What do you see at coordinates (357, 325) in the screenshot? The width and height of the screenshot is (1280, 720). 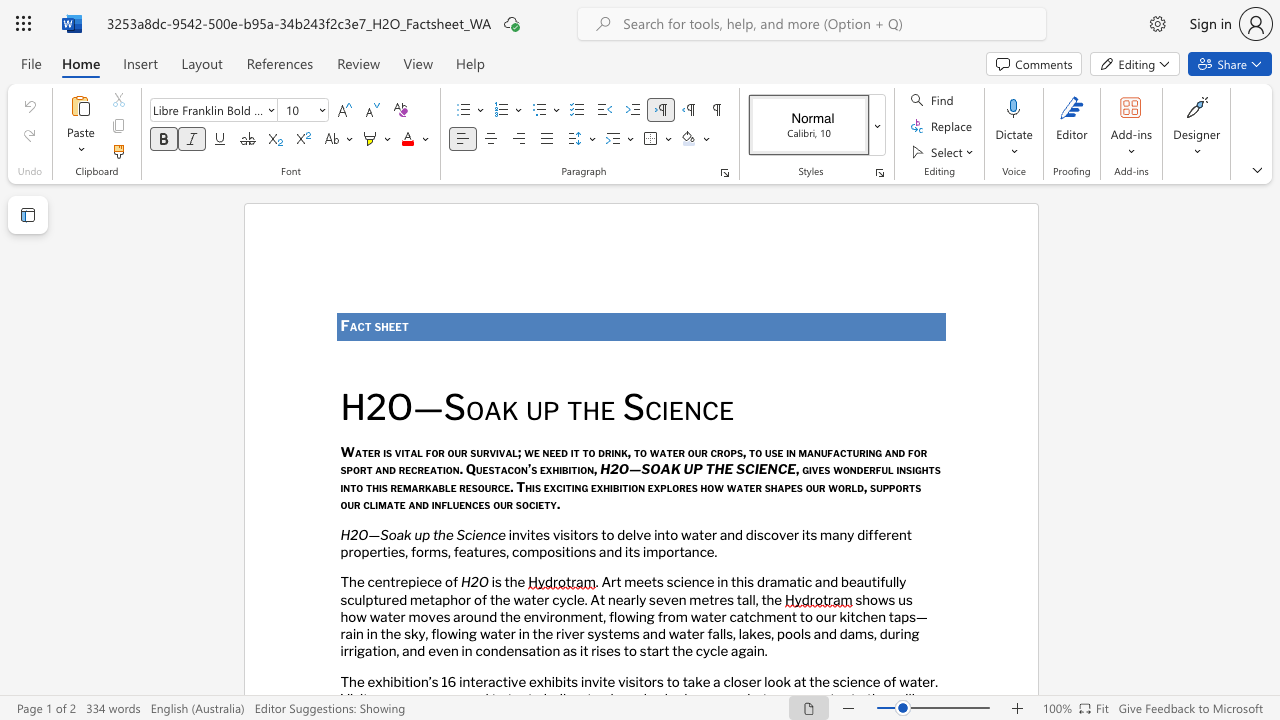 I see `the space between the continuous character "a" and "c" in the text` at bounding box center [357, 325].